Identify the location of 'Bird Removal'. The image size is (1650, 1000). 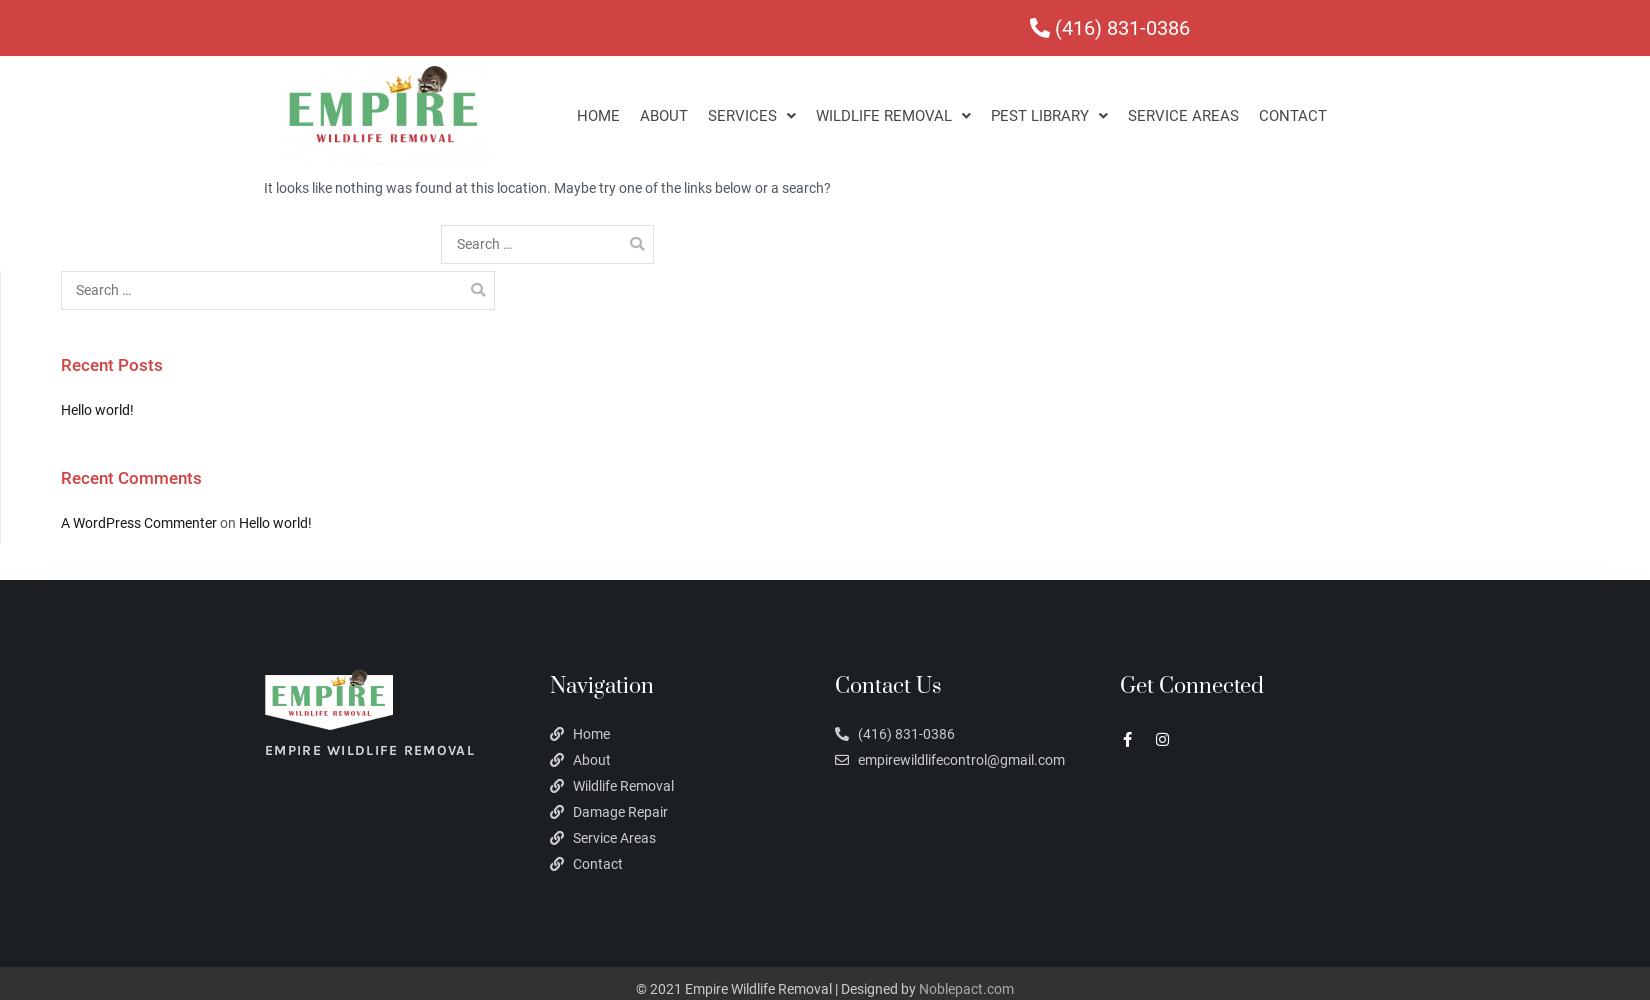
(887, 298).